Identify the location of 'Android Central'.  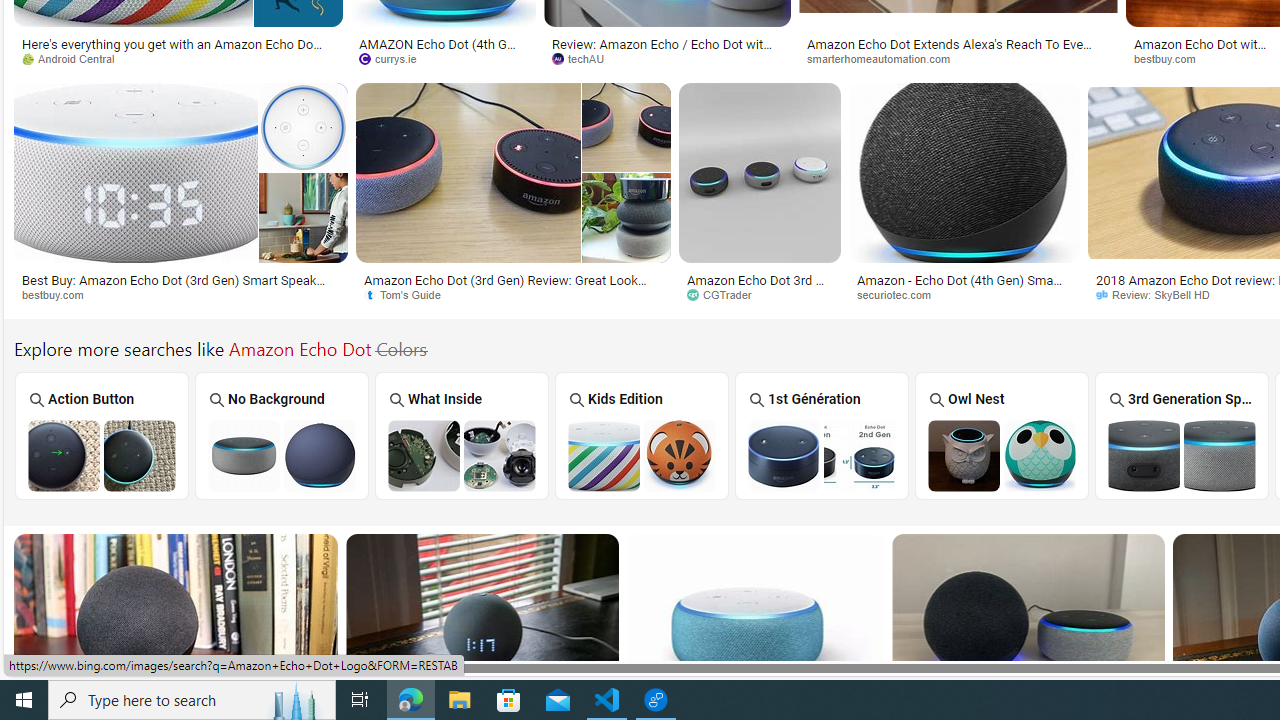
(75, 57).